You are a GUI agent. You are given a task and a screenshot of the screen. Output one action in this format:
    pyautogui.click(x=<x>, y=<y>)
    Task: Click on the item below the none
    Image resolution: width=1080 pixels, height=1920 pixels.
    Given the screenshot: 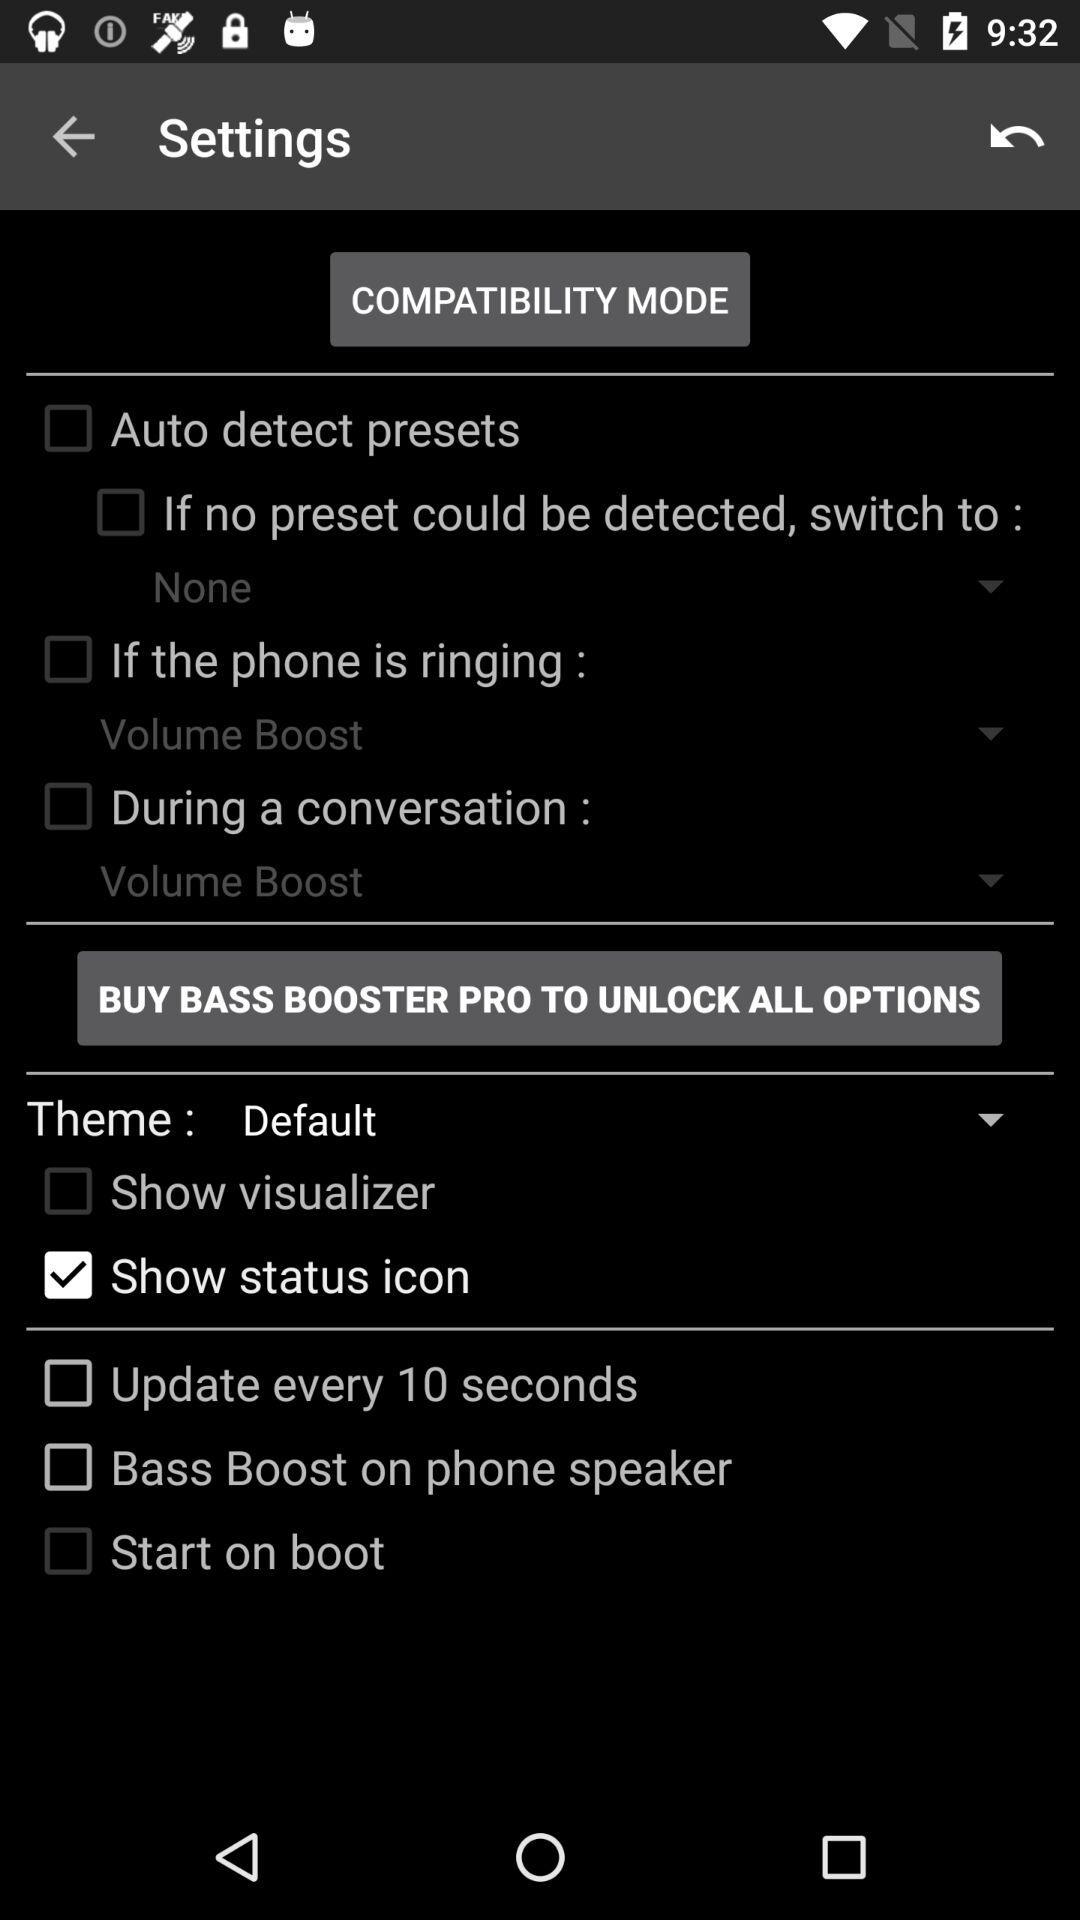 What is the action you would take?
    pyautogui.click(x=306, y=659)
    